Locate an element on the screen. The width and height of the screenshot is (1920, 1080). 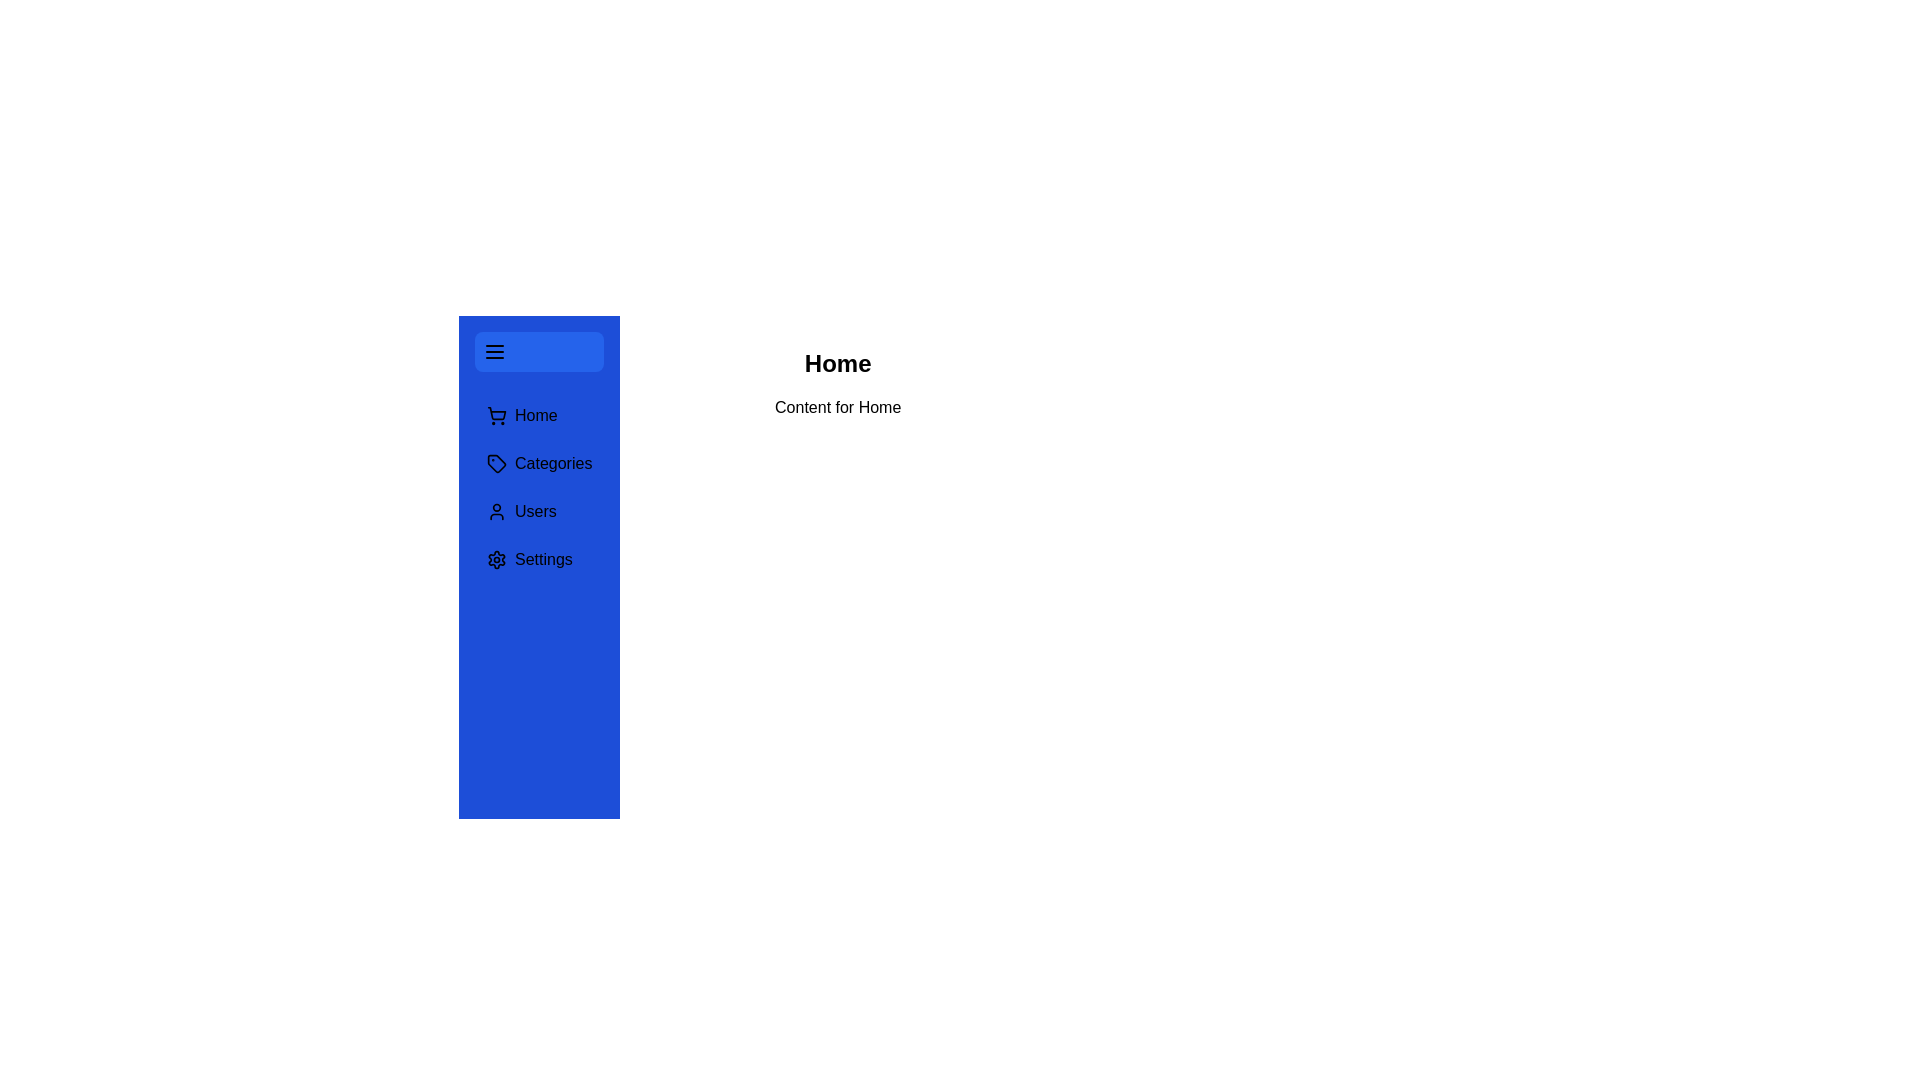
the Settings section from the menu is located at coordinates (539, 559).